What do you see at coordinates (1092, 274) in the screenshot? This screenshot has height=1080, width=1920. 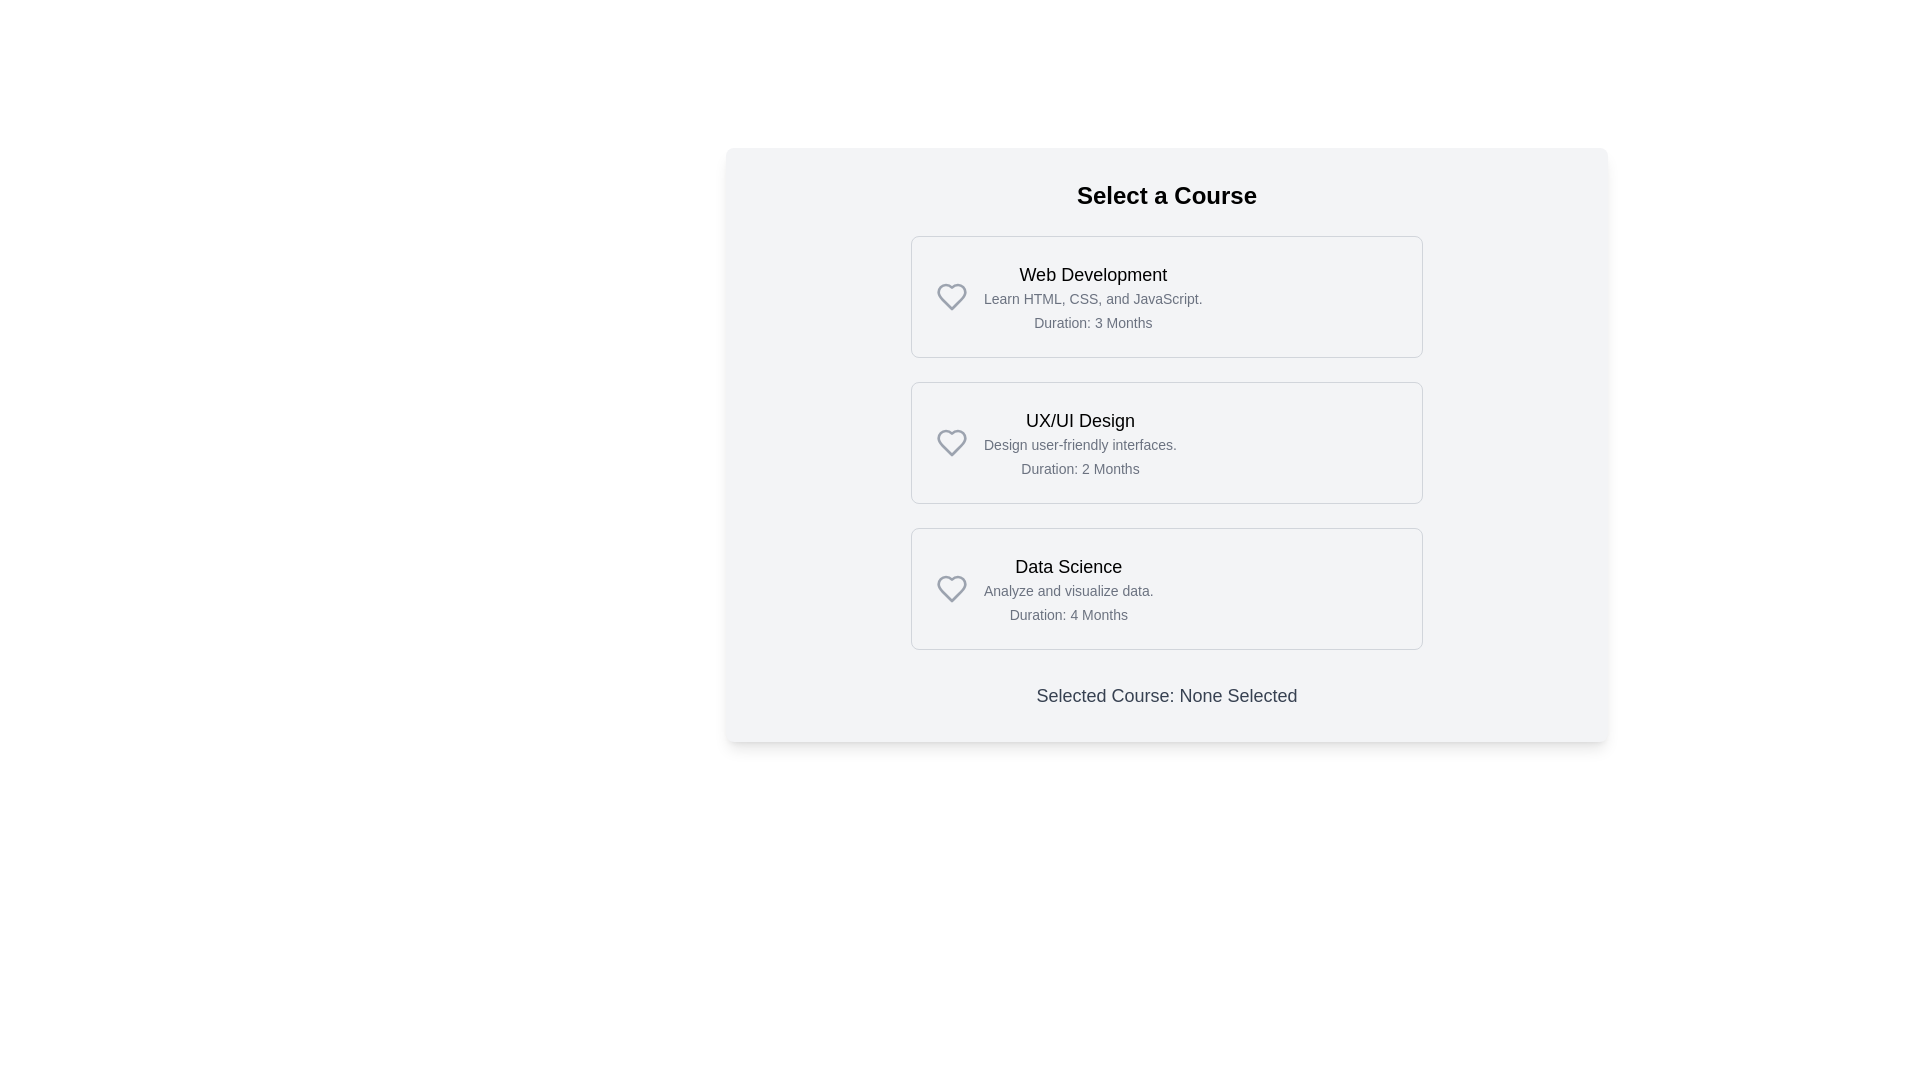 I see `the text label displaying 'Web Development', which is styled in a bold and larger font, positioned at the upper part of the list` at bounding box center [1092, 274].